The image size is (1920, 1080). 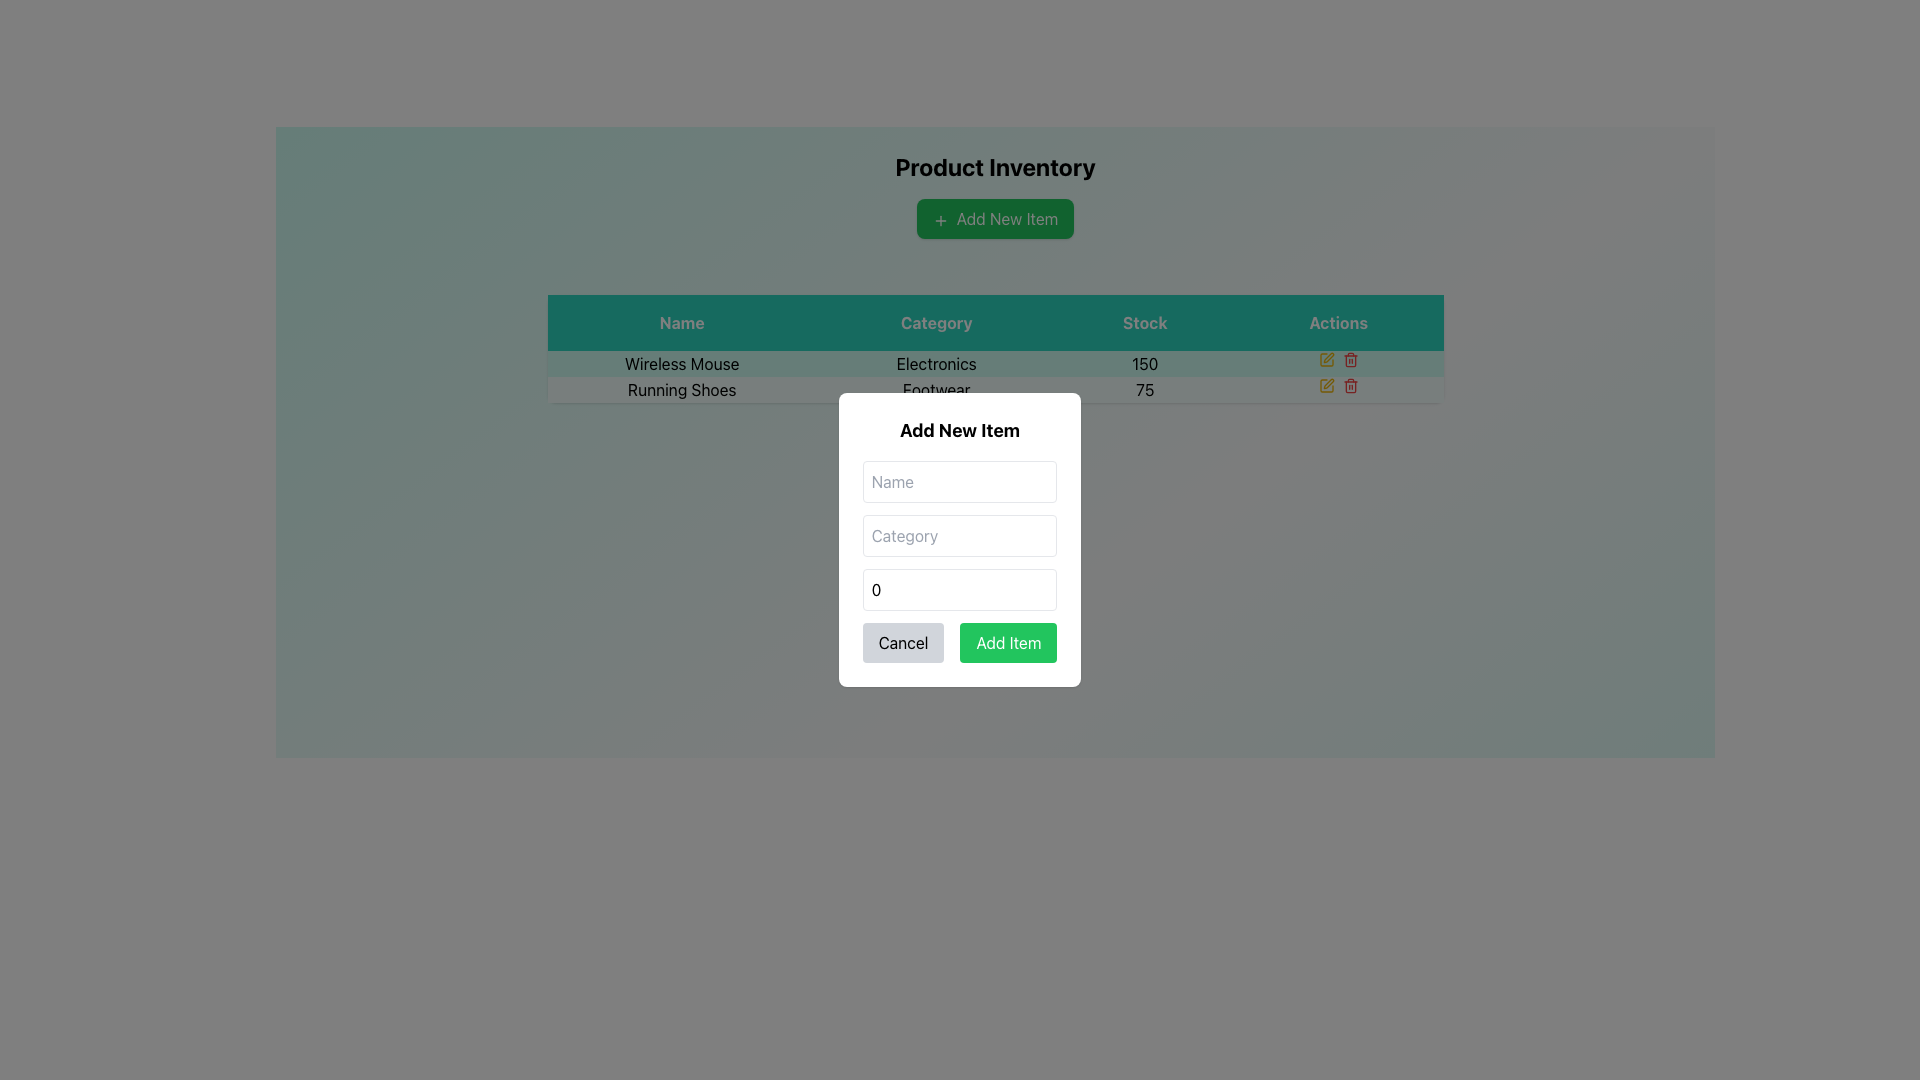 I want to click on the 'Stock' label in the table header, which indicates the quantity or stock level of items, so click(x=1145, y=322).